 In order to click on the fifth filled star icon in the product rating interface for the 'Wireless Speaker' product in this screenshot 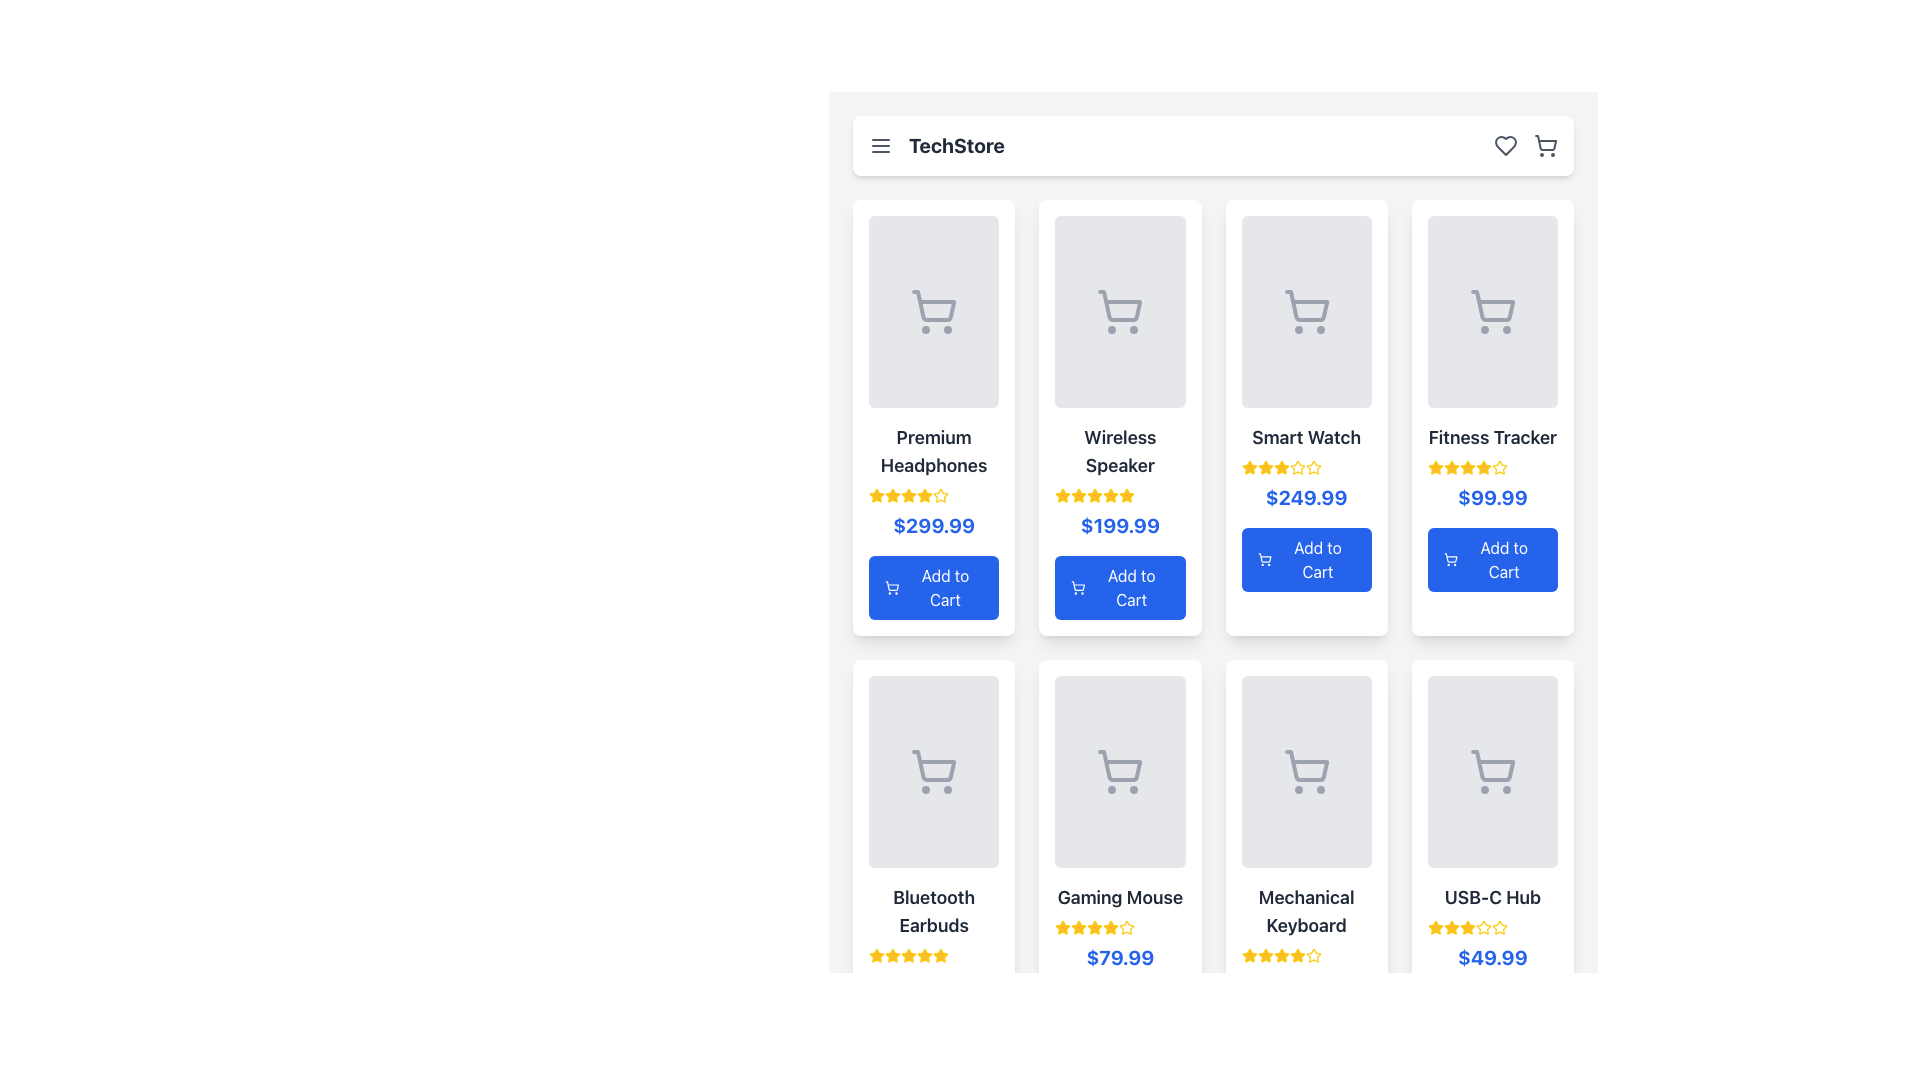, I will do `click(1110, 495)`.